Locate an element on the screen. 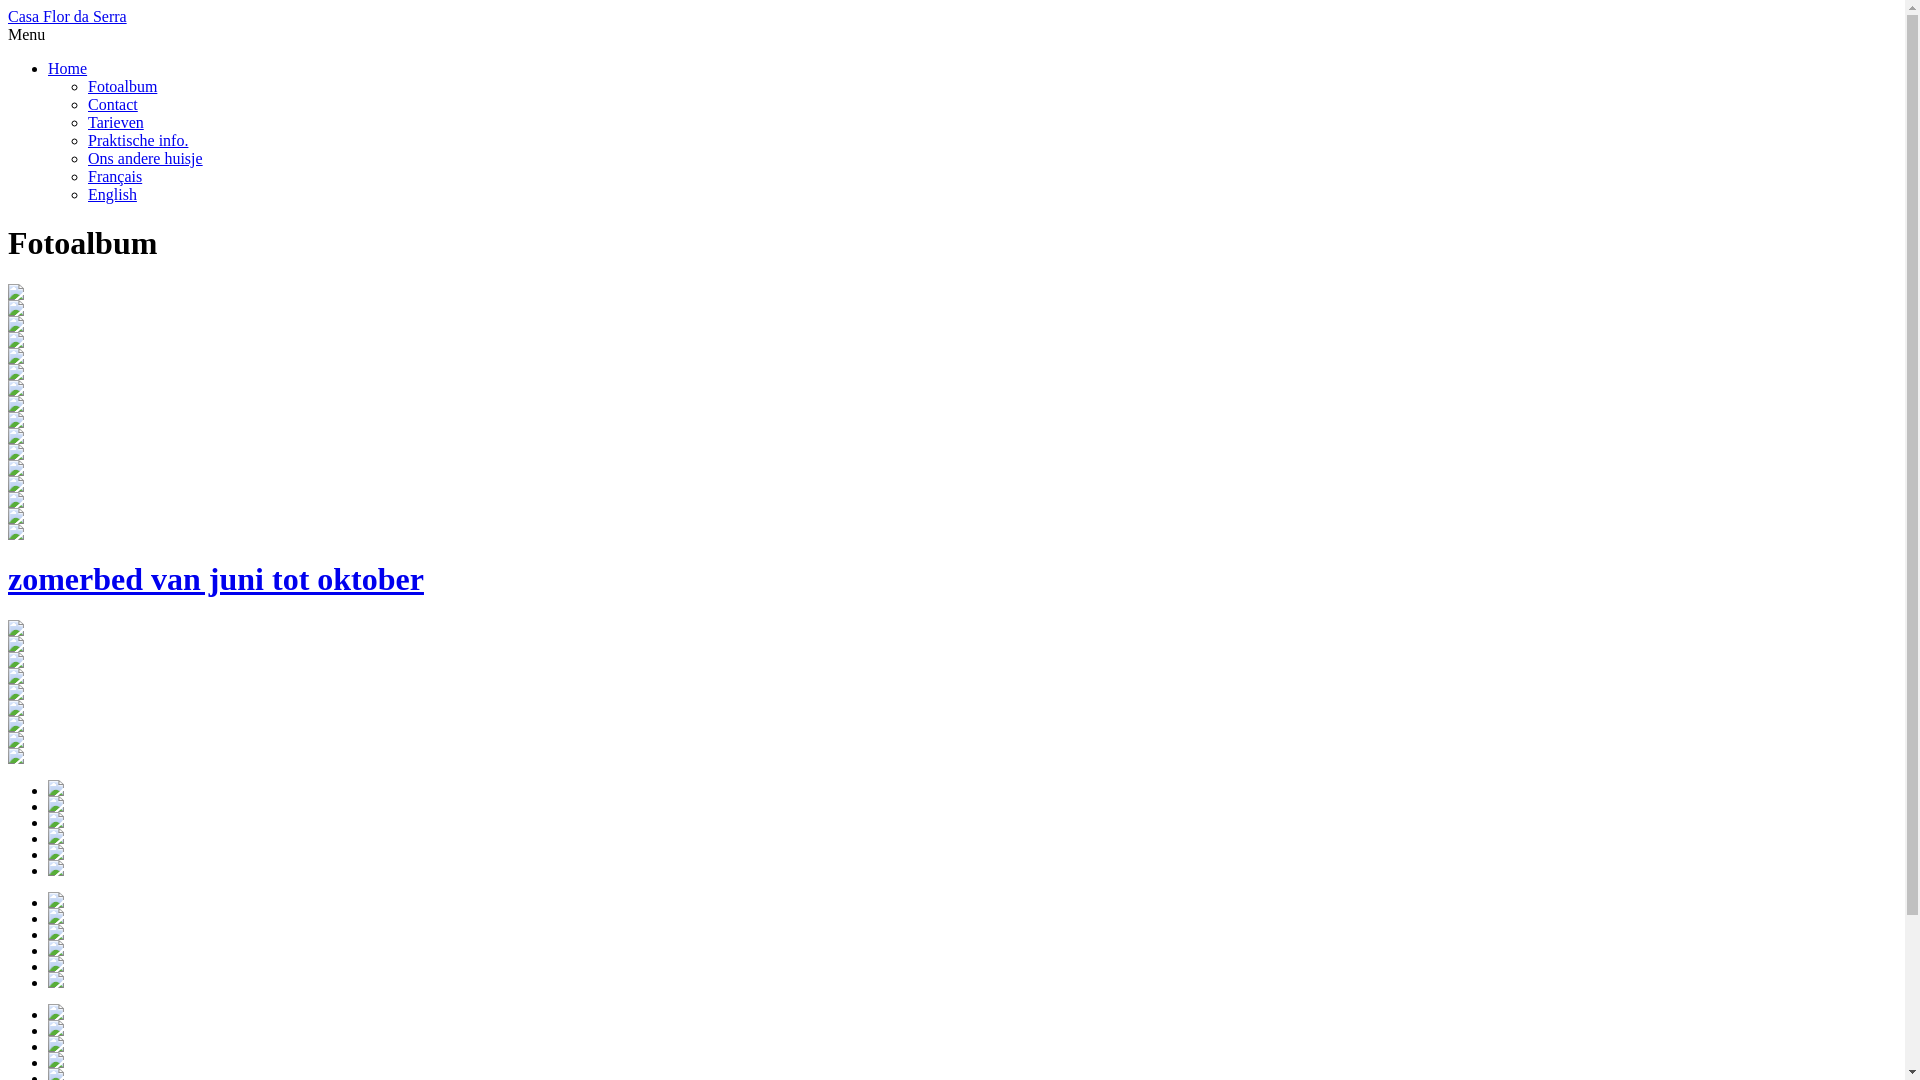 This screenshot has height=1080, width=1920. 'Casa Flor da Serra' is located at coordinates (67, 16).